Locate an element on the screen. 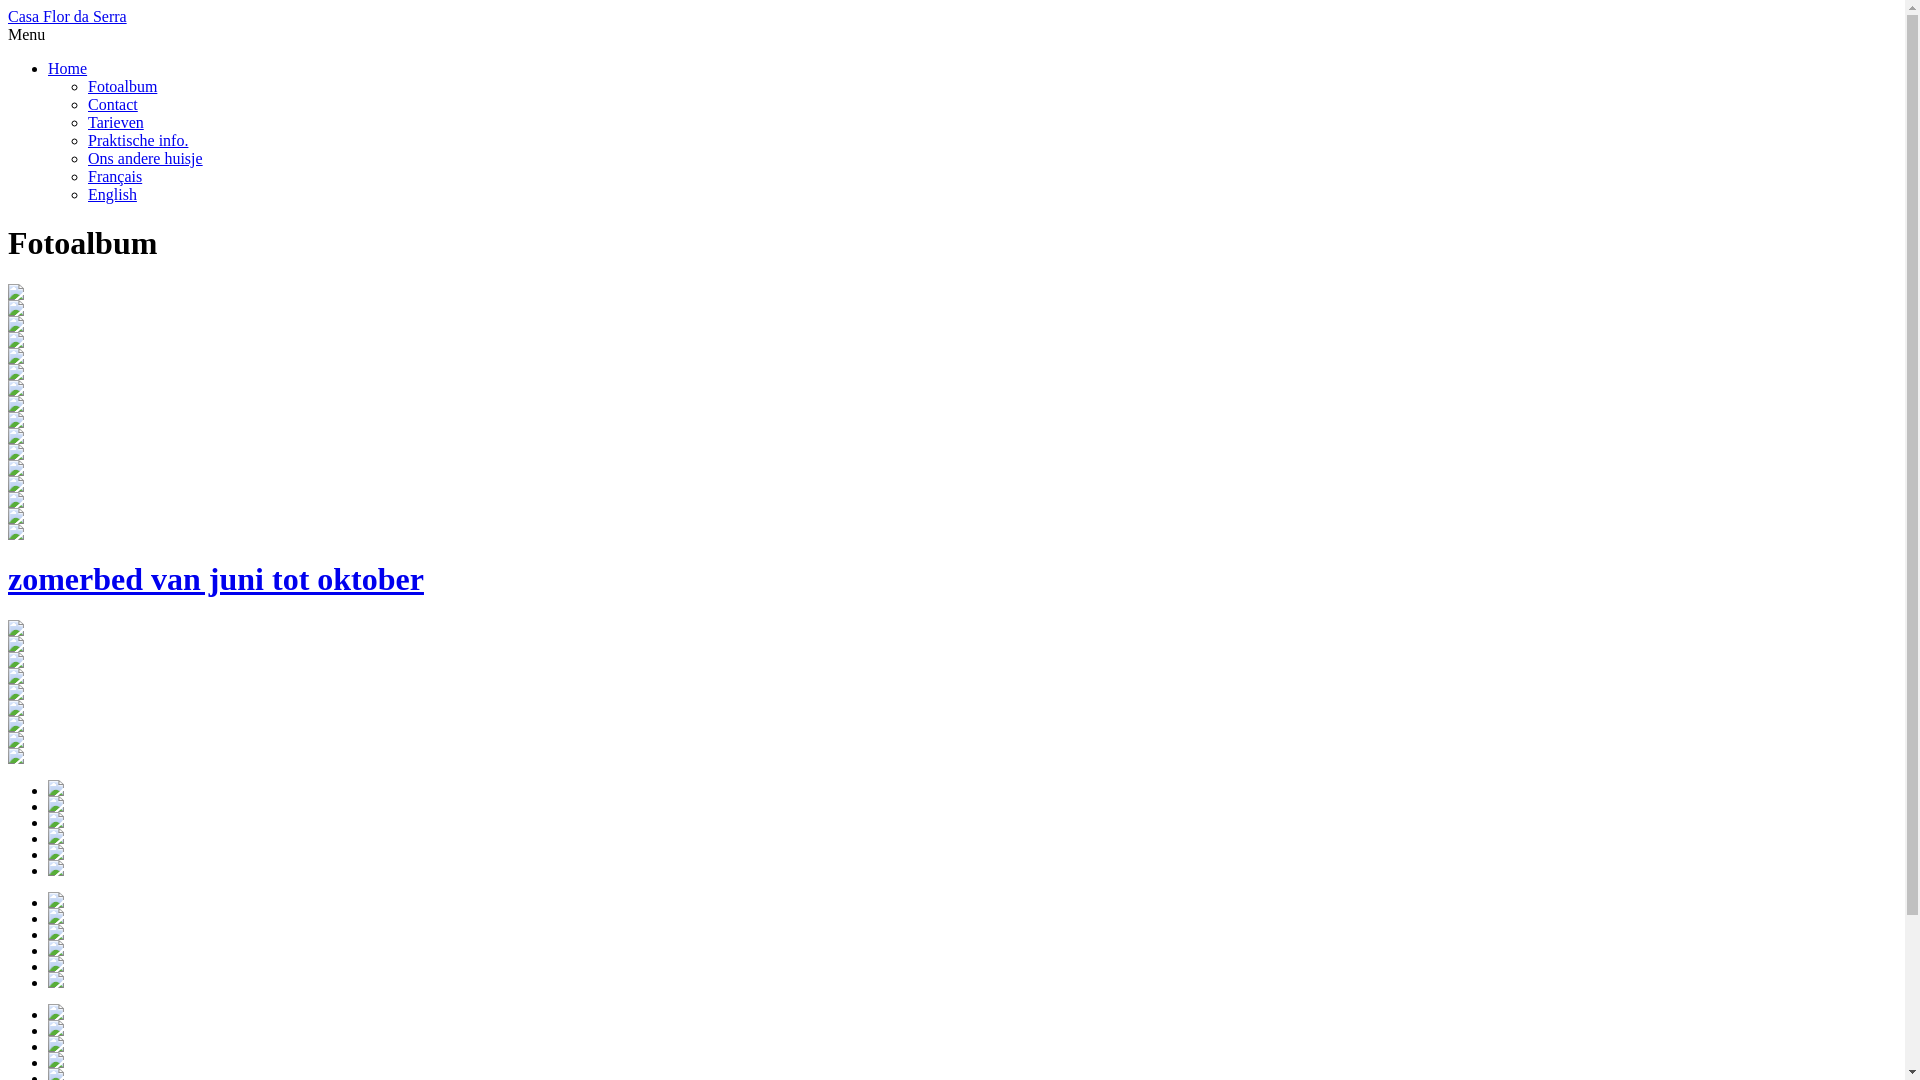 This screenshot has height=1080, width=1920. 'Casa Flor da Serra' is located at coordinates (67, 16).